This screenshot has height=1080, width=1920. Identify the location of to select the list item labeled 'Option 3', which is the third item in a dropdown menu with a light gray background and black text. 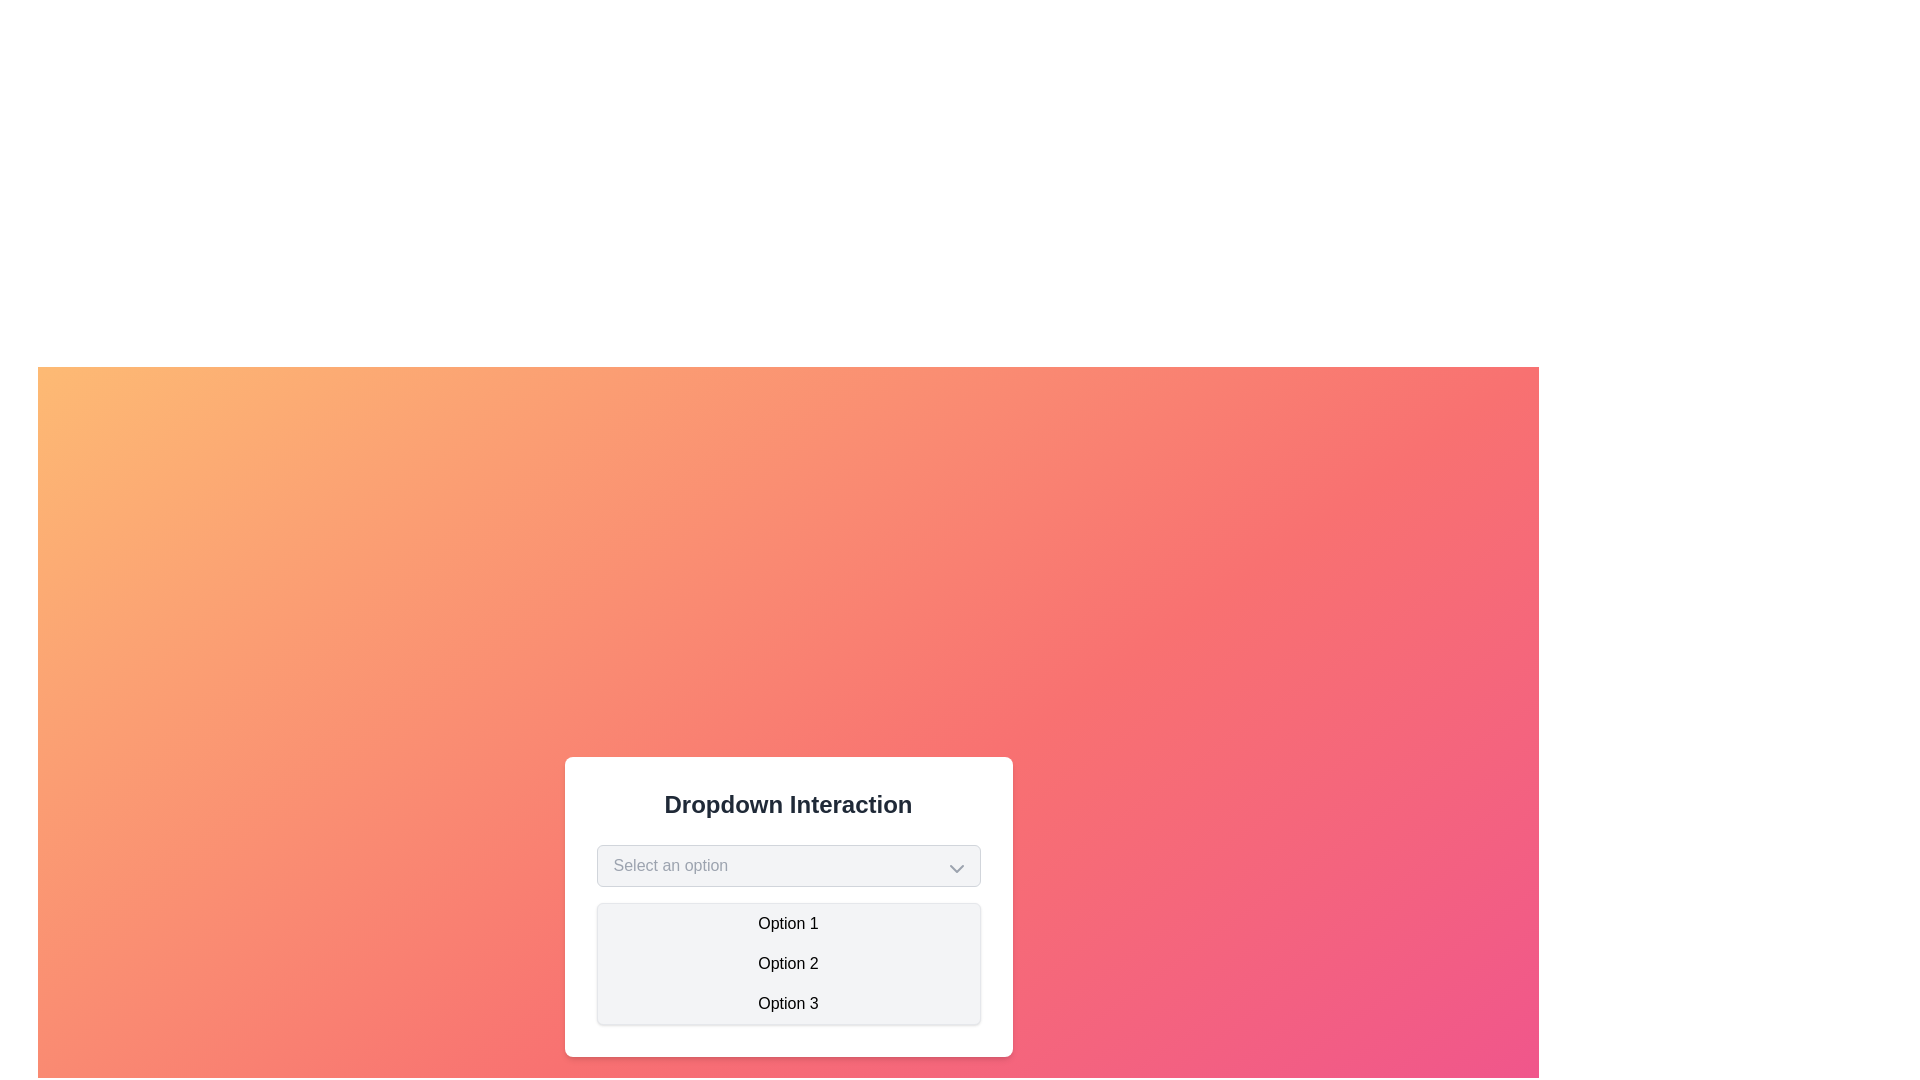
(787, 1003).